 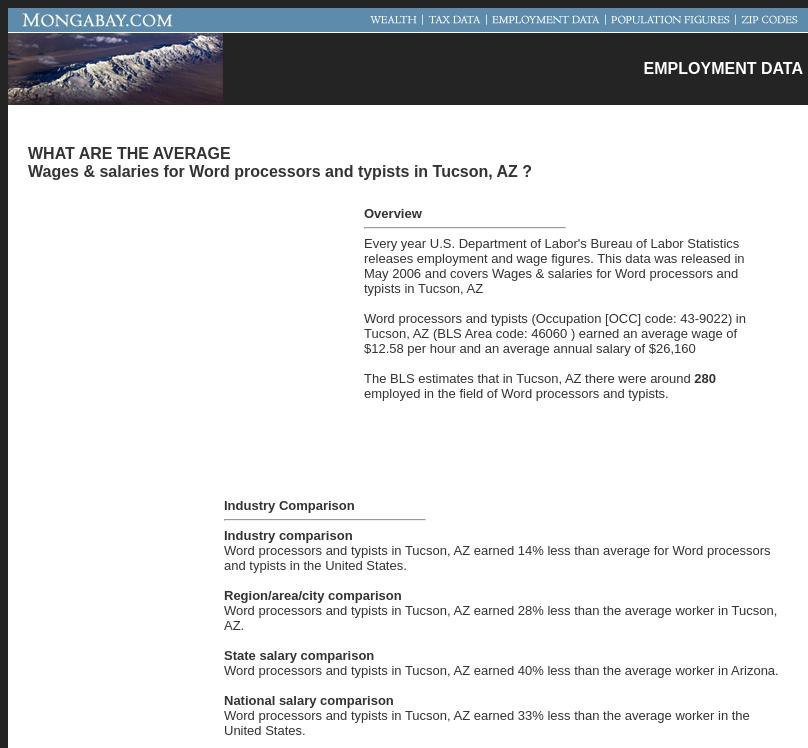 What do you see at coordinates (307, 699) in the screenshot?
I see `'National salary comparison'` at bounding box center [307, 699].